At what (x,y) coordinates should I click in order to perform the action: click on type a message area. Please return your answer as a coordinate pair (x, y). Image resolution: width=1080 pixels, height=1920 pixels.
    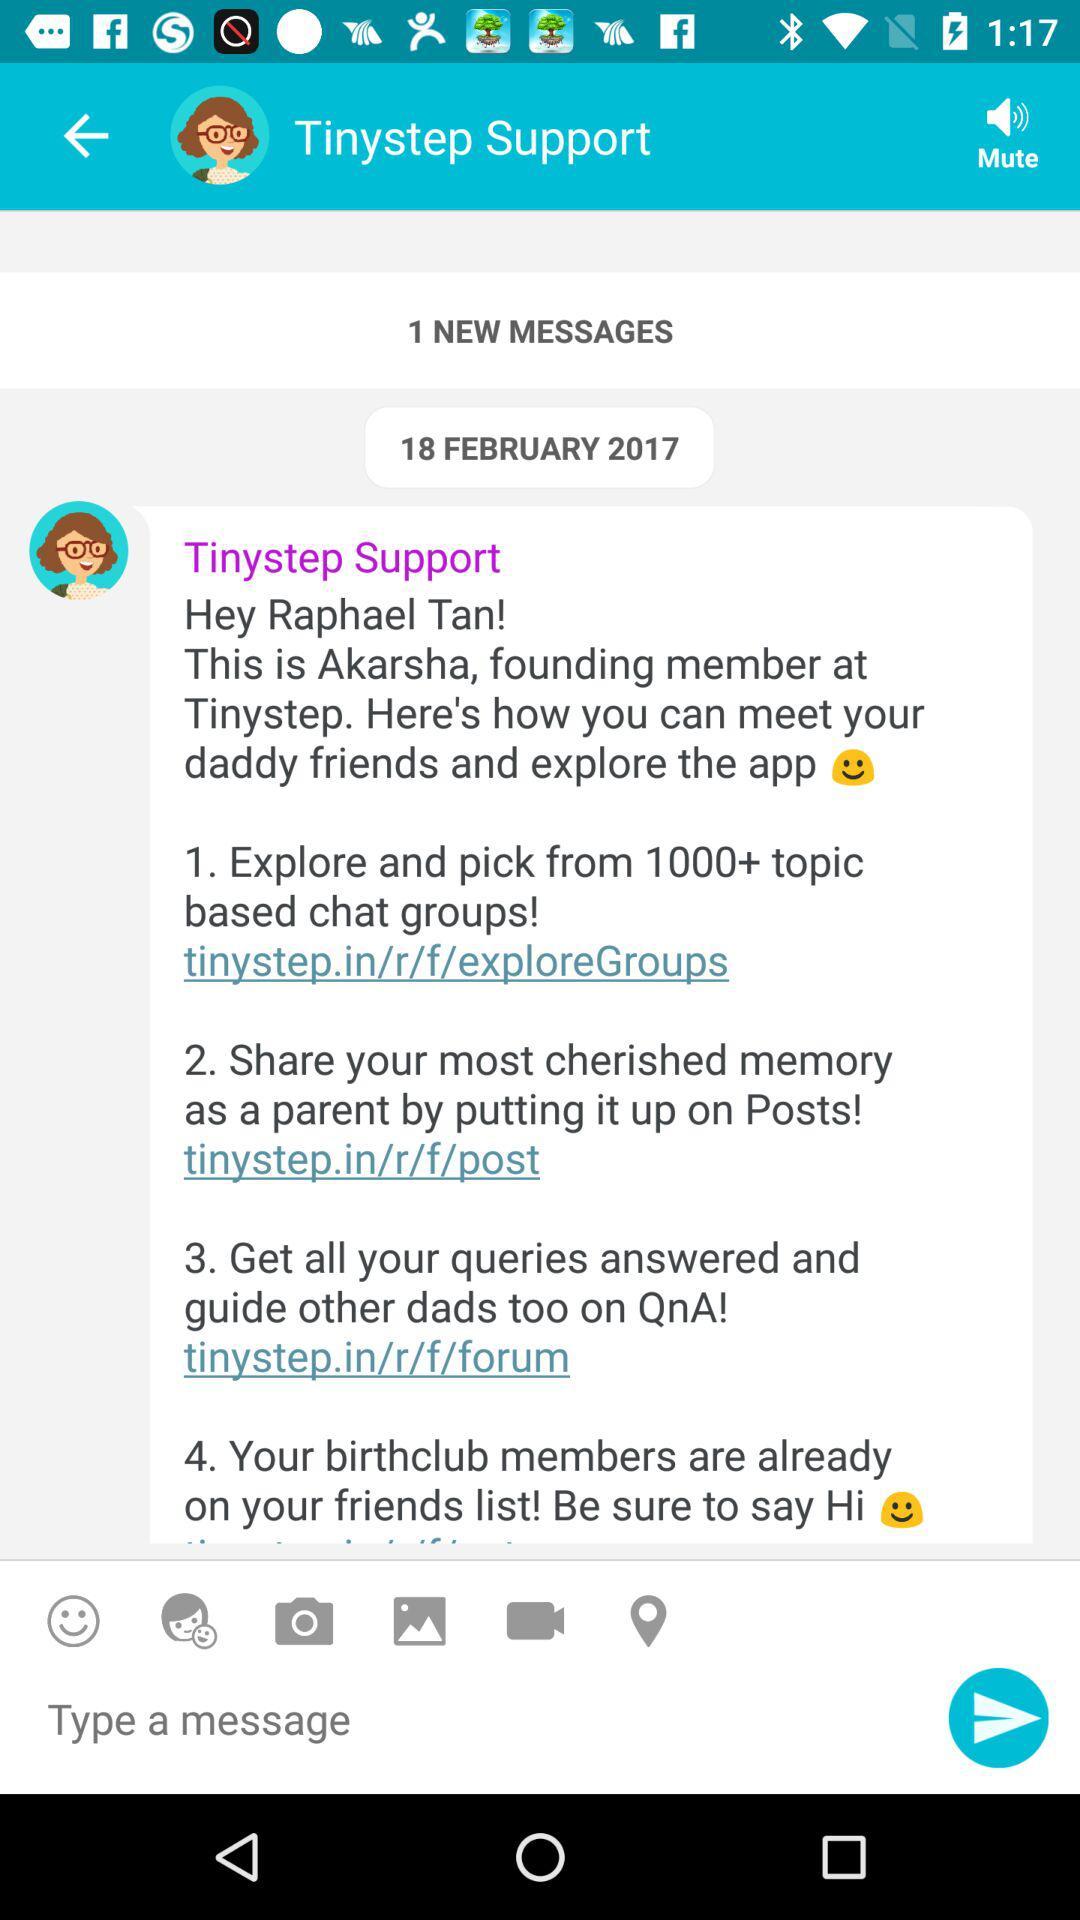
    Looking at the image, I should click on (474, 1728).